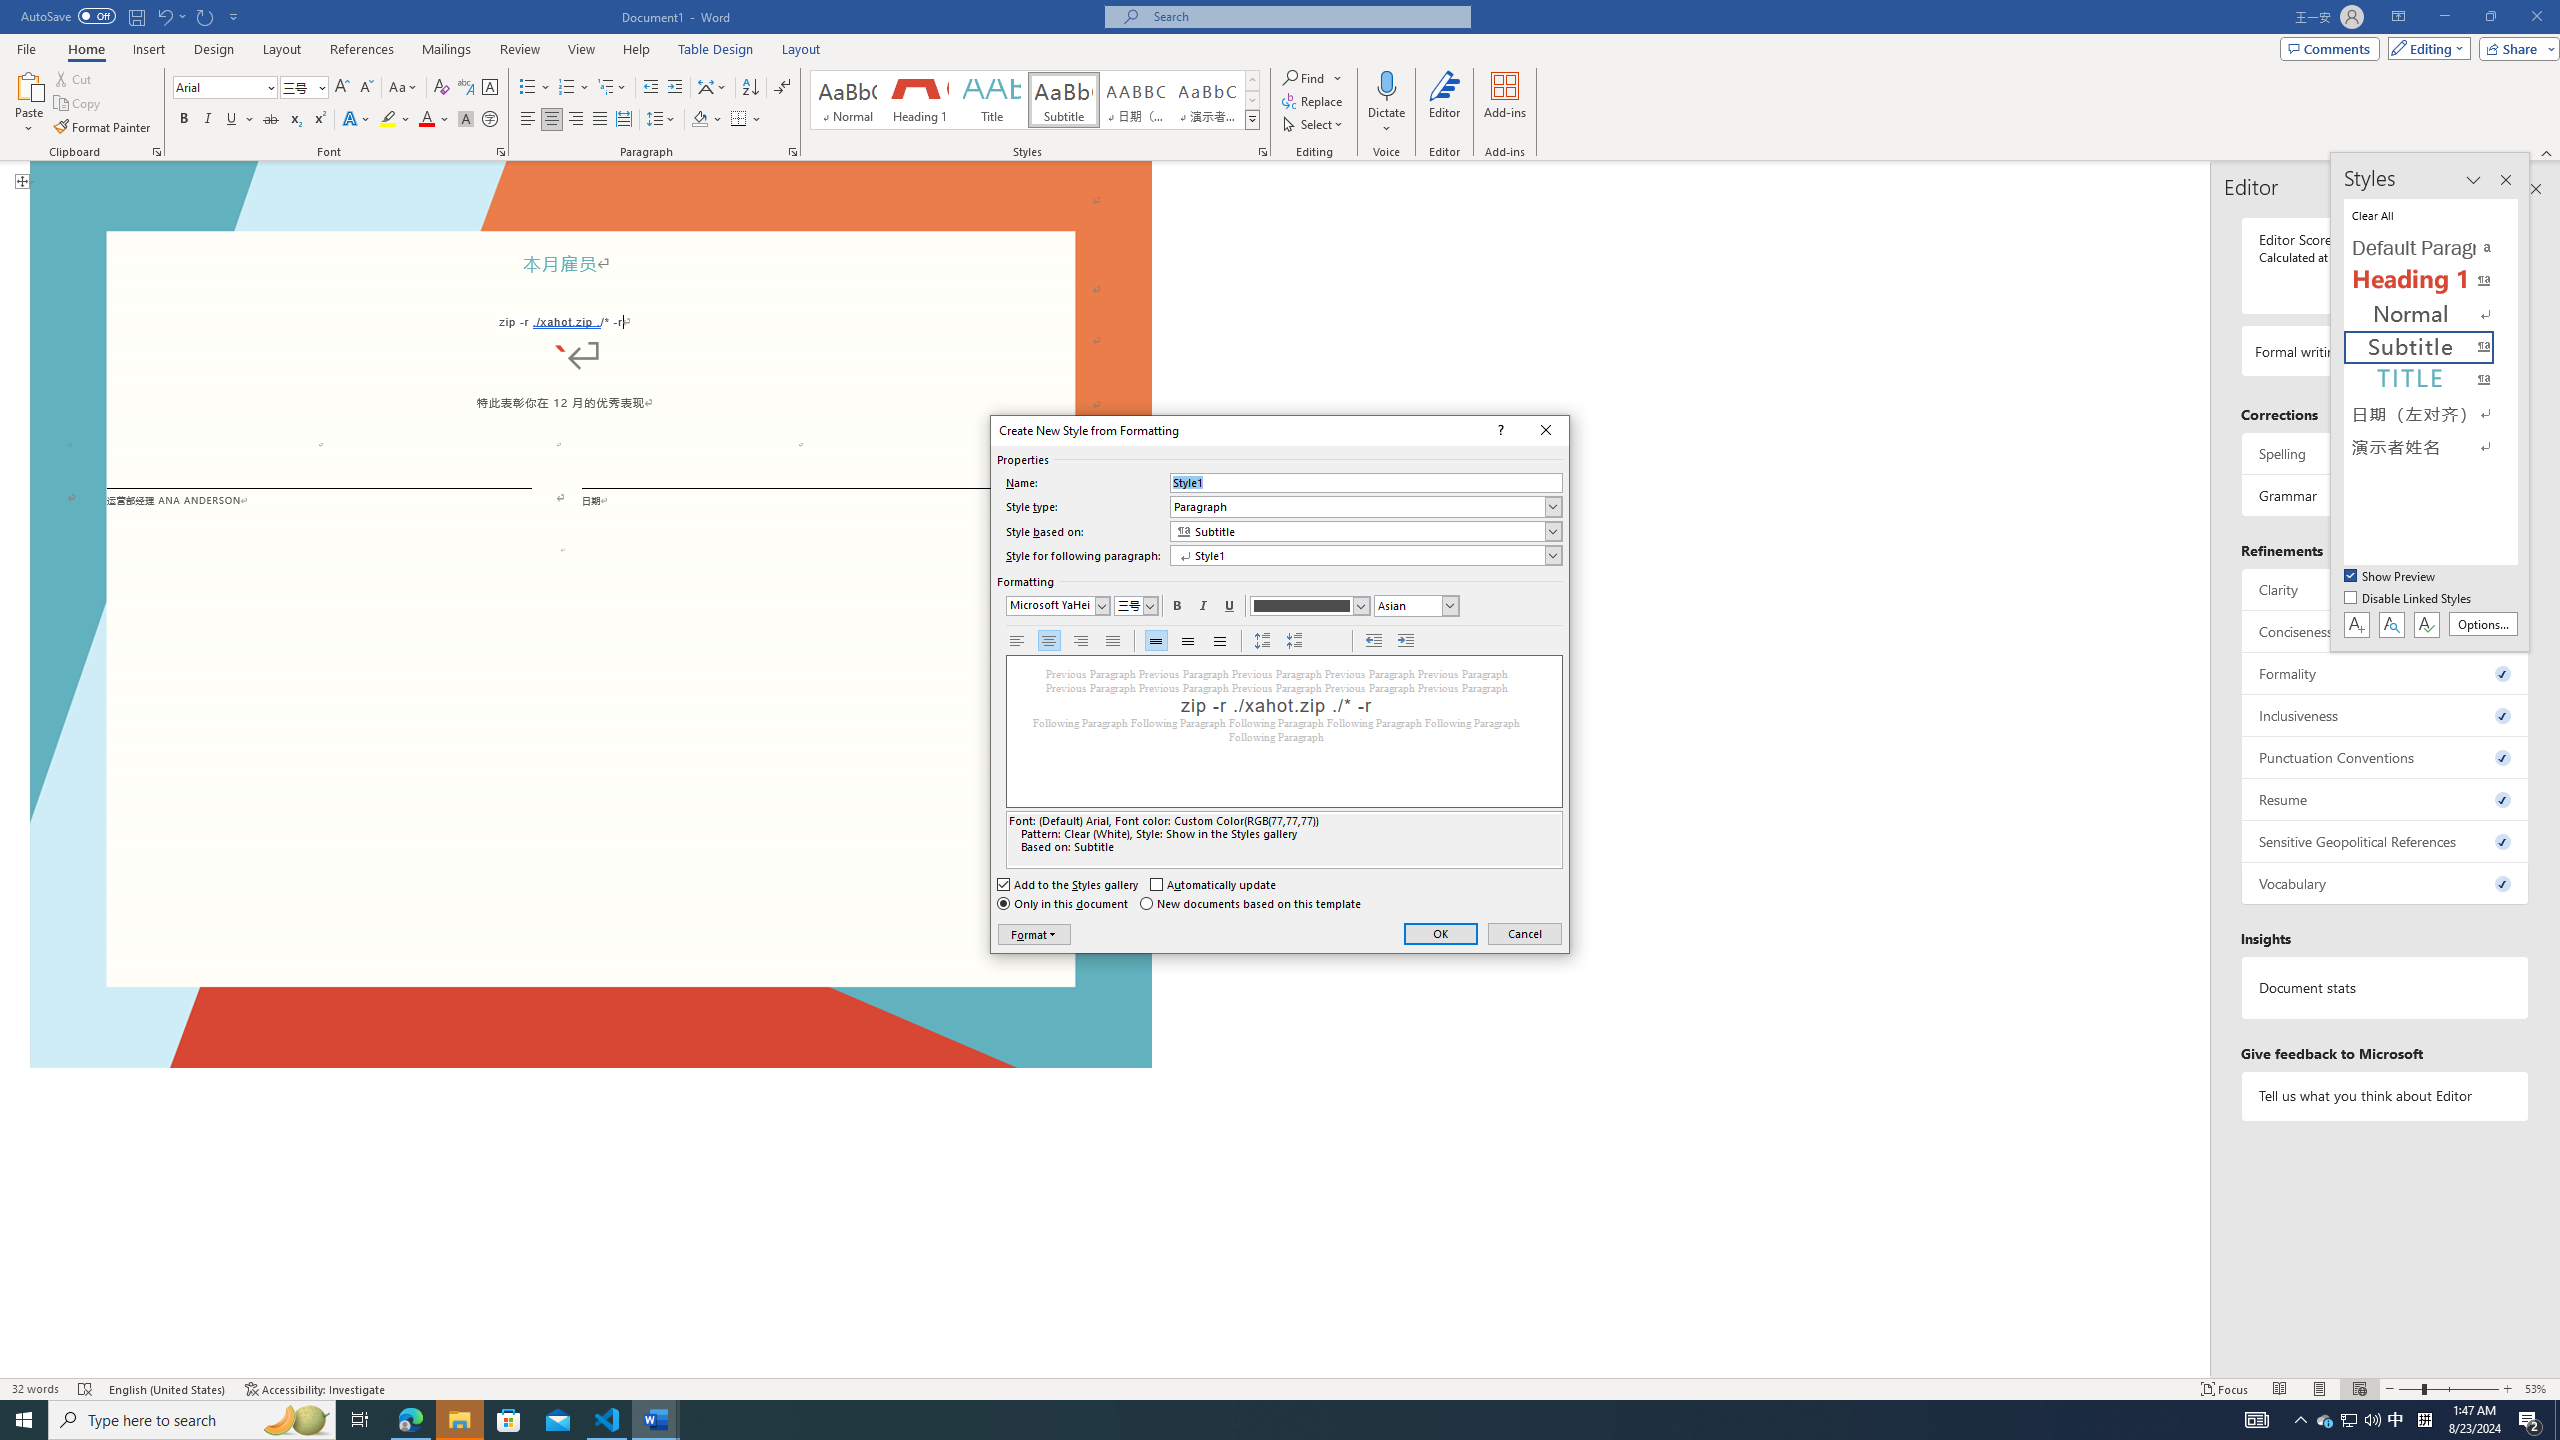 This screenshot has height=1440, width=2560. What do you see at coordinates (1366, 505) in the screenshot?
I see `'Style type:'` at bounding box center [1366, 505].